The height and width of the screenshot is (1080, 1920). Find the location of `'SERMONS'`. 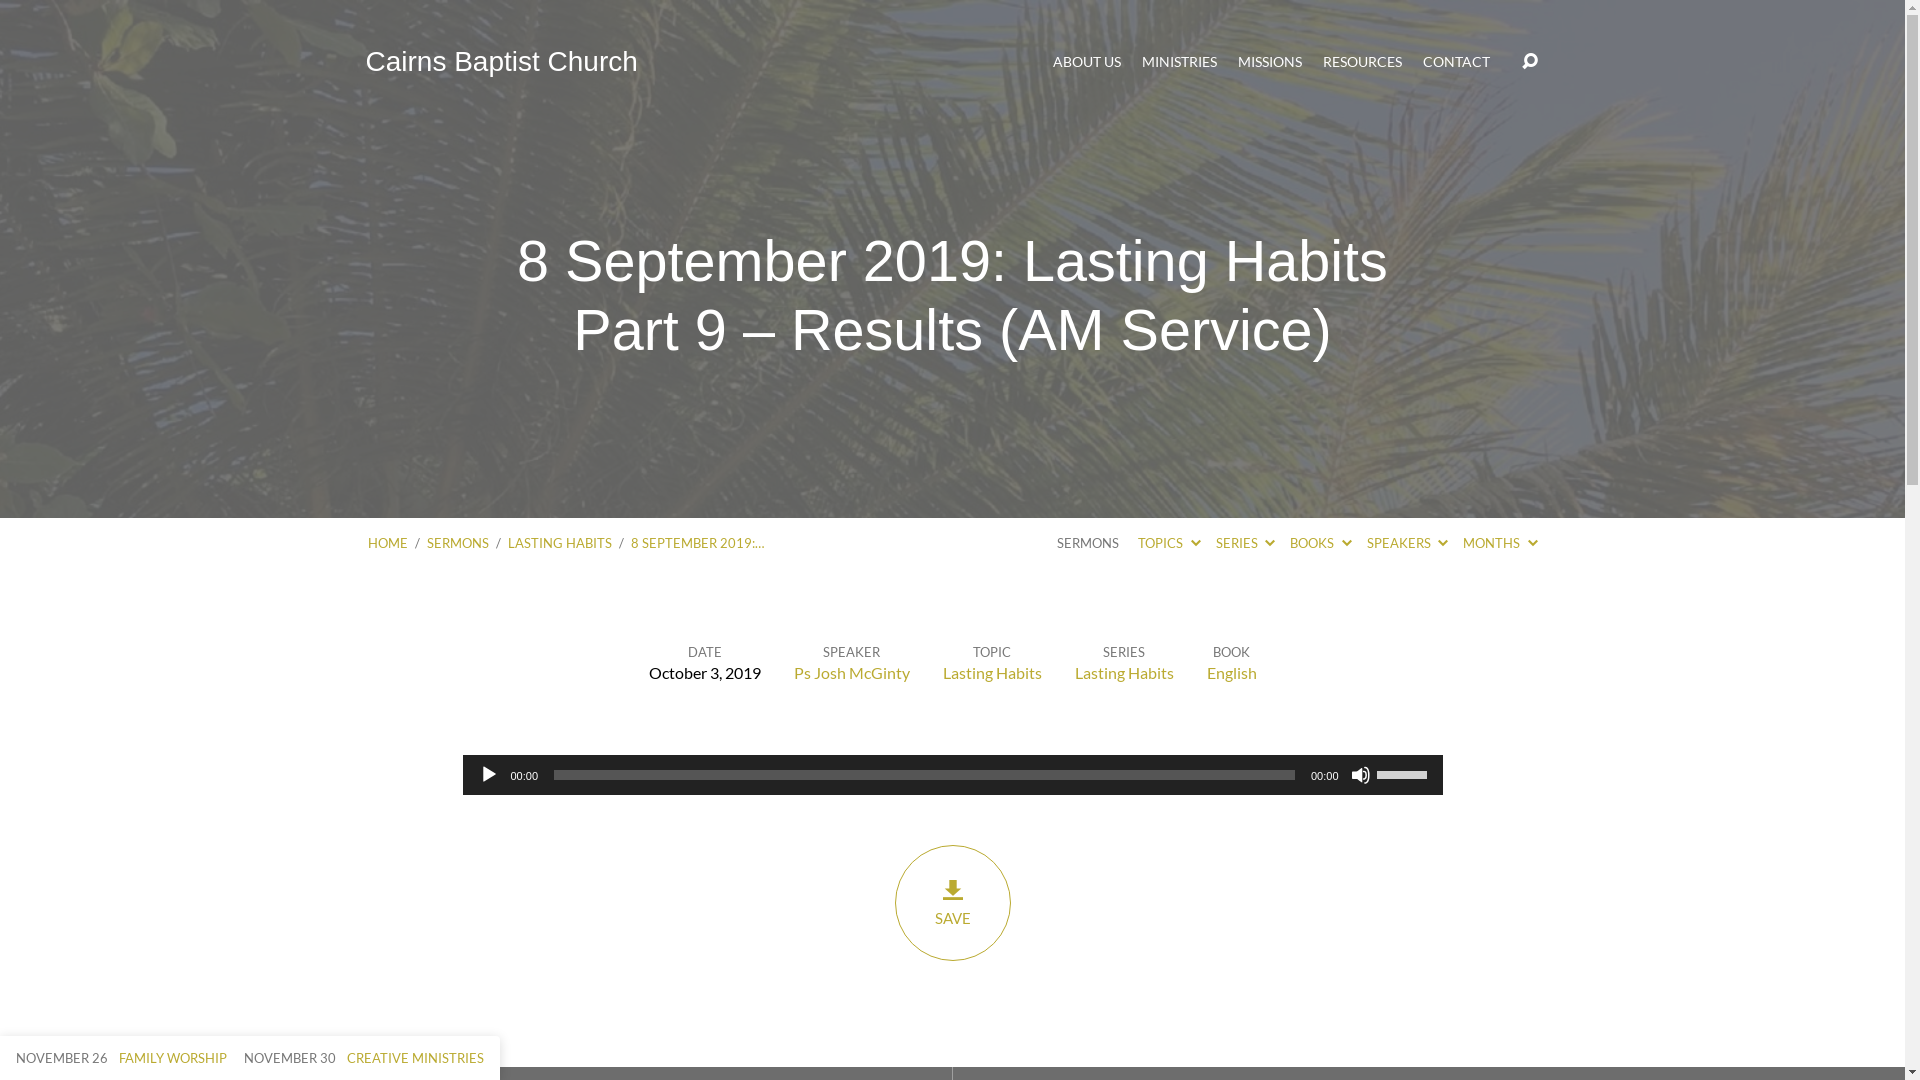

'SERMONS' is located at coordinates (455, 543).